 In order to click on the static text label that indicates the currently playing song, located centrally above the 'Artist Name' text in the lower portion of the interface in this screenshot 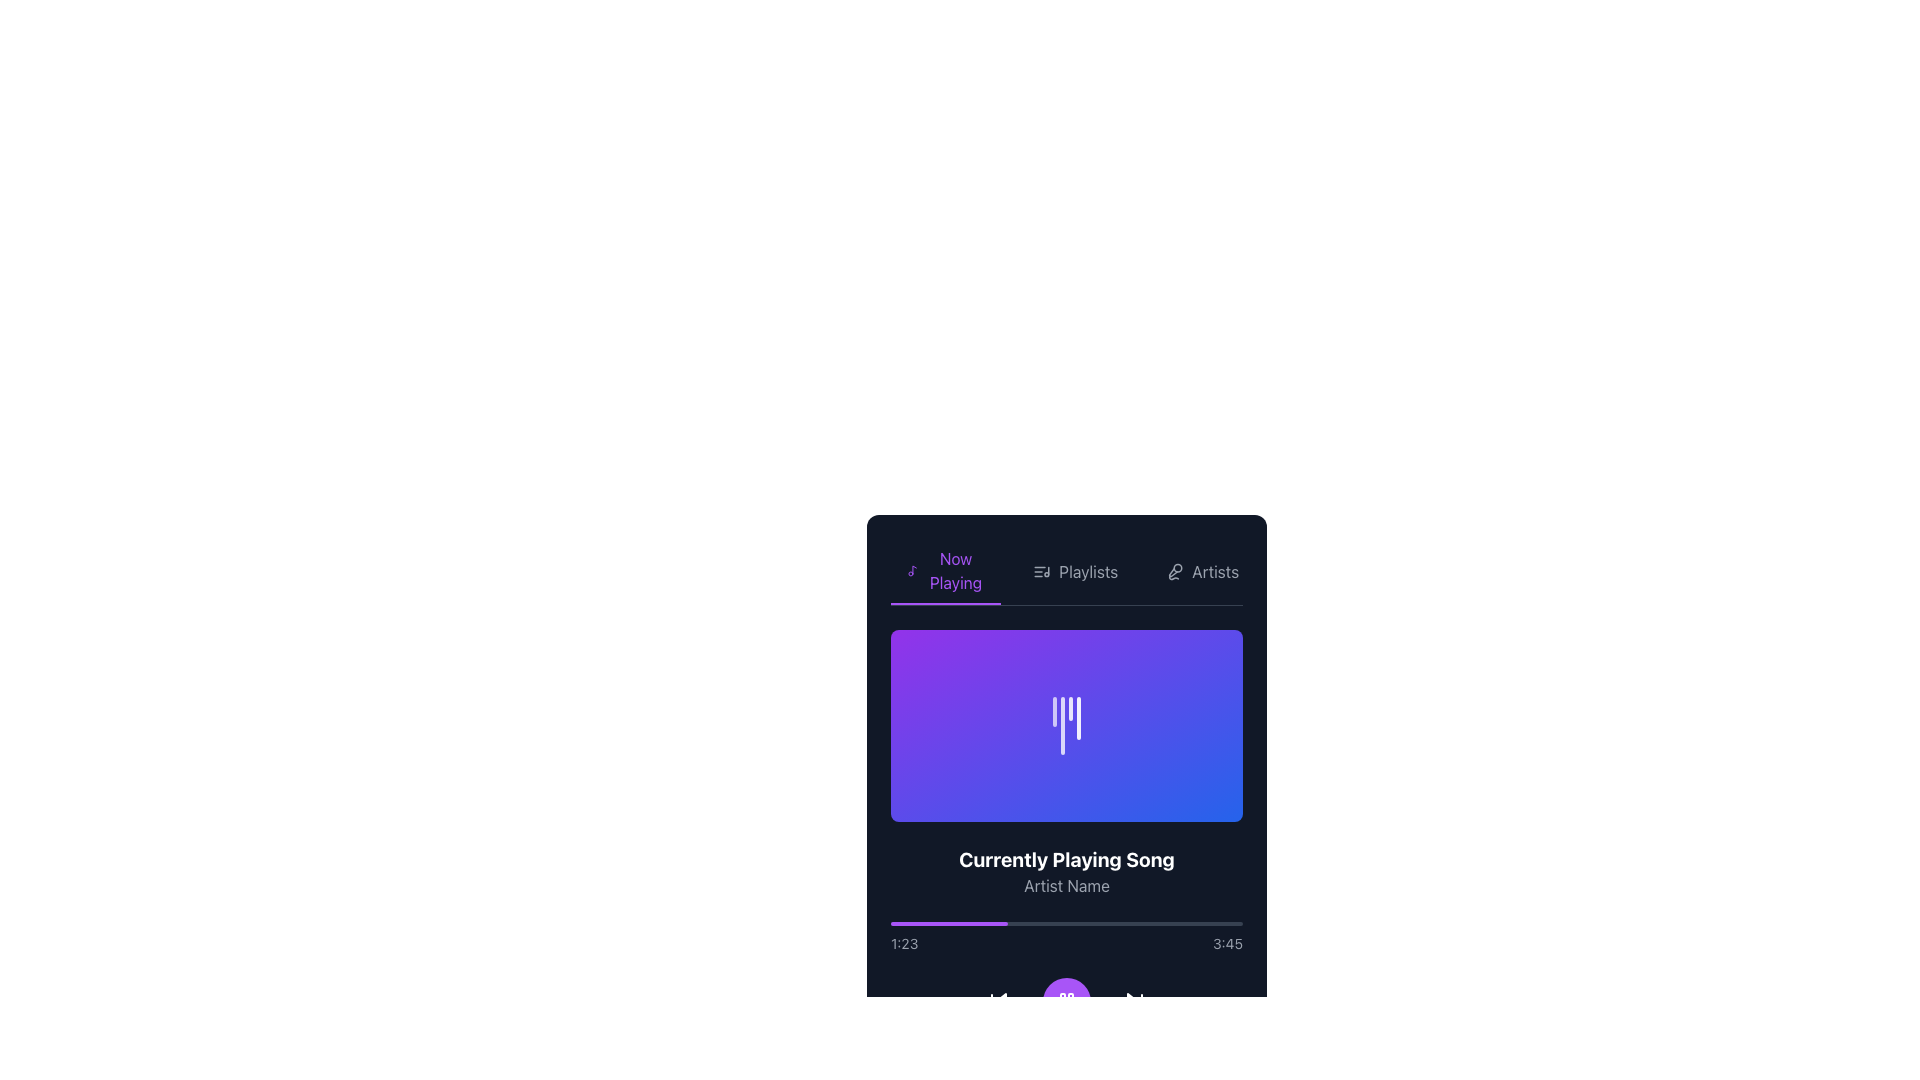, I will do `click(1065, 859)`.